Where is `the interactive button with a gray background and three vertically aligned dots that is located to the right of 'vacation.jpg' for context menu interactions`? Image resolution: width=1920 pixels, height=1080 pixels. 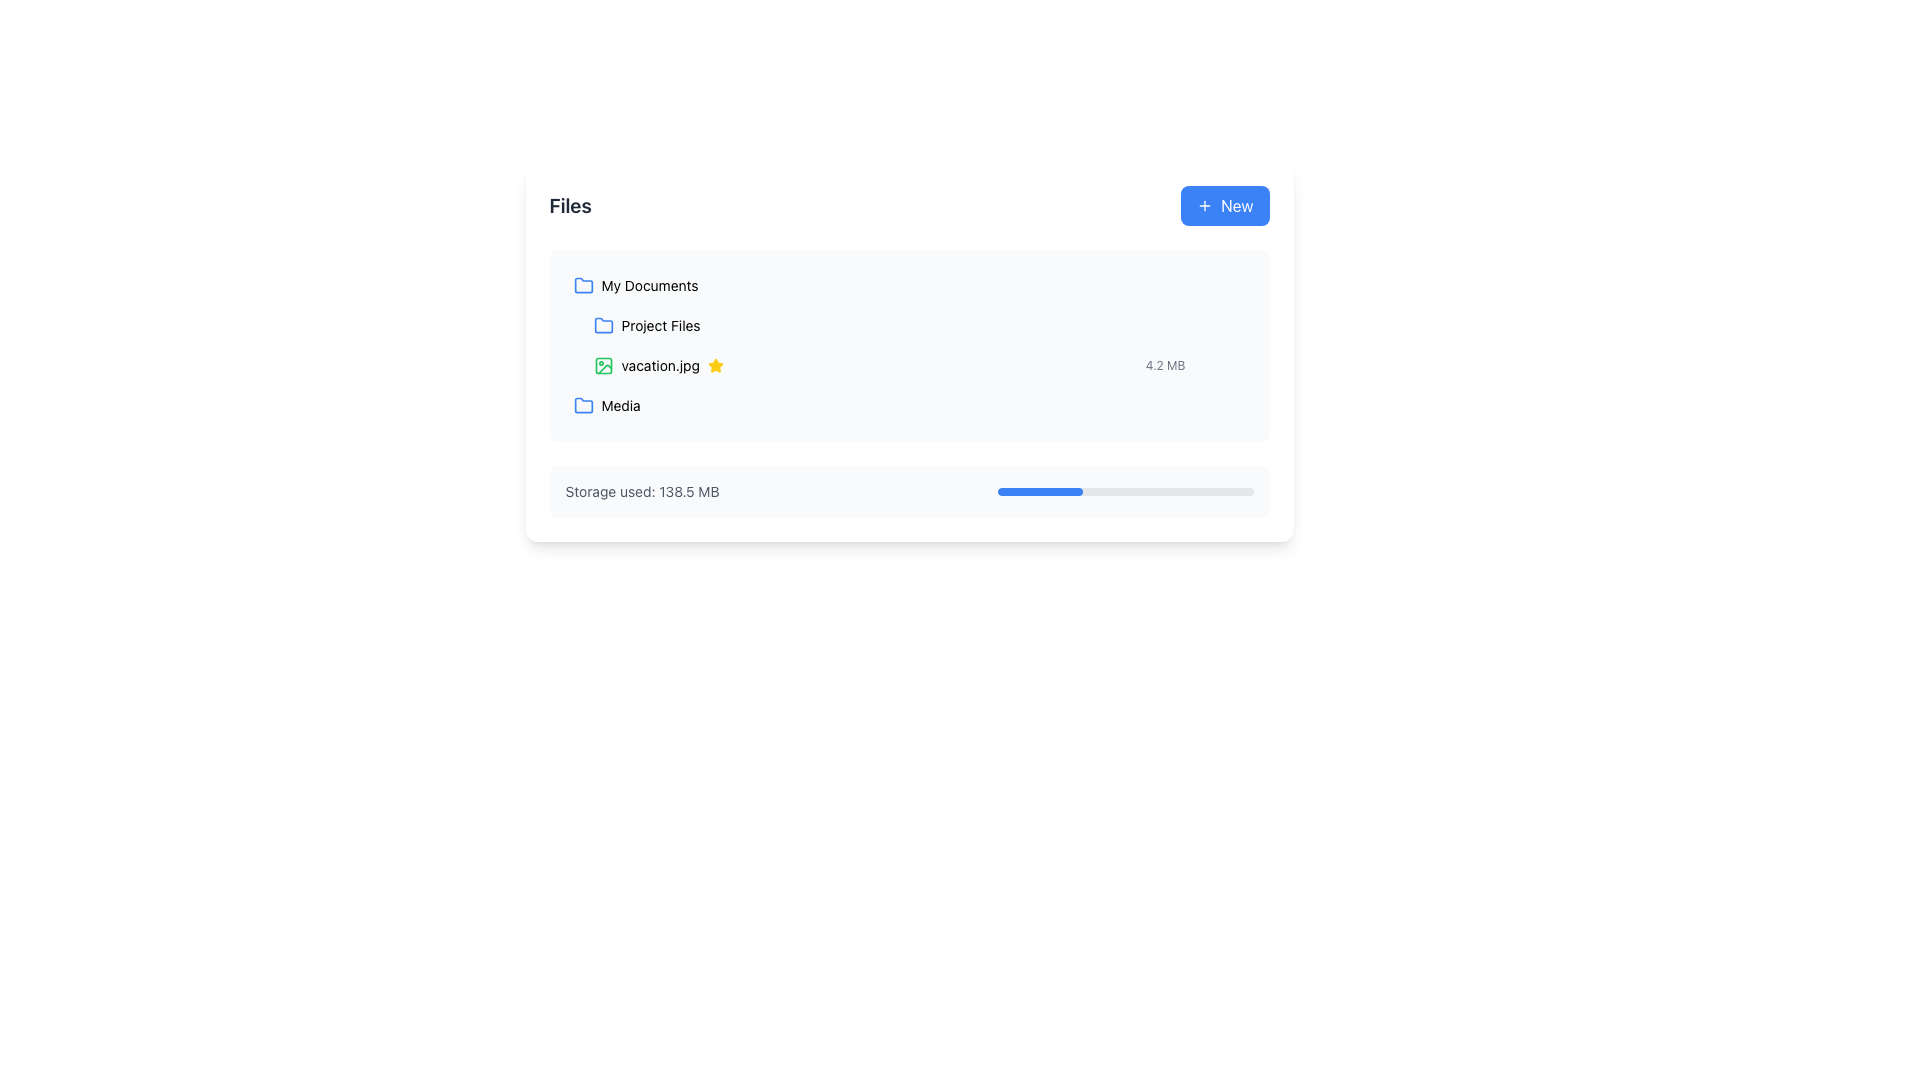 the interactive button with a gray background and three vertically aligned dots that is located to the right of 'vacation.jpg' for context menu interactions is located at coordinates (1232, 366).